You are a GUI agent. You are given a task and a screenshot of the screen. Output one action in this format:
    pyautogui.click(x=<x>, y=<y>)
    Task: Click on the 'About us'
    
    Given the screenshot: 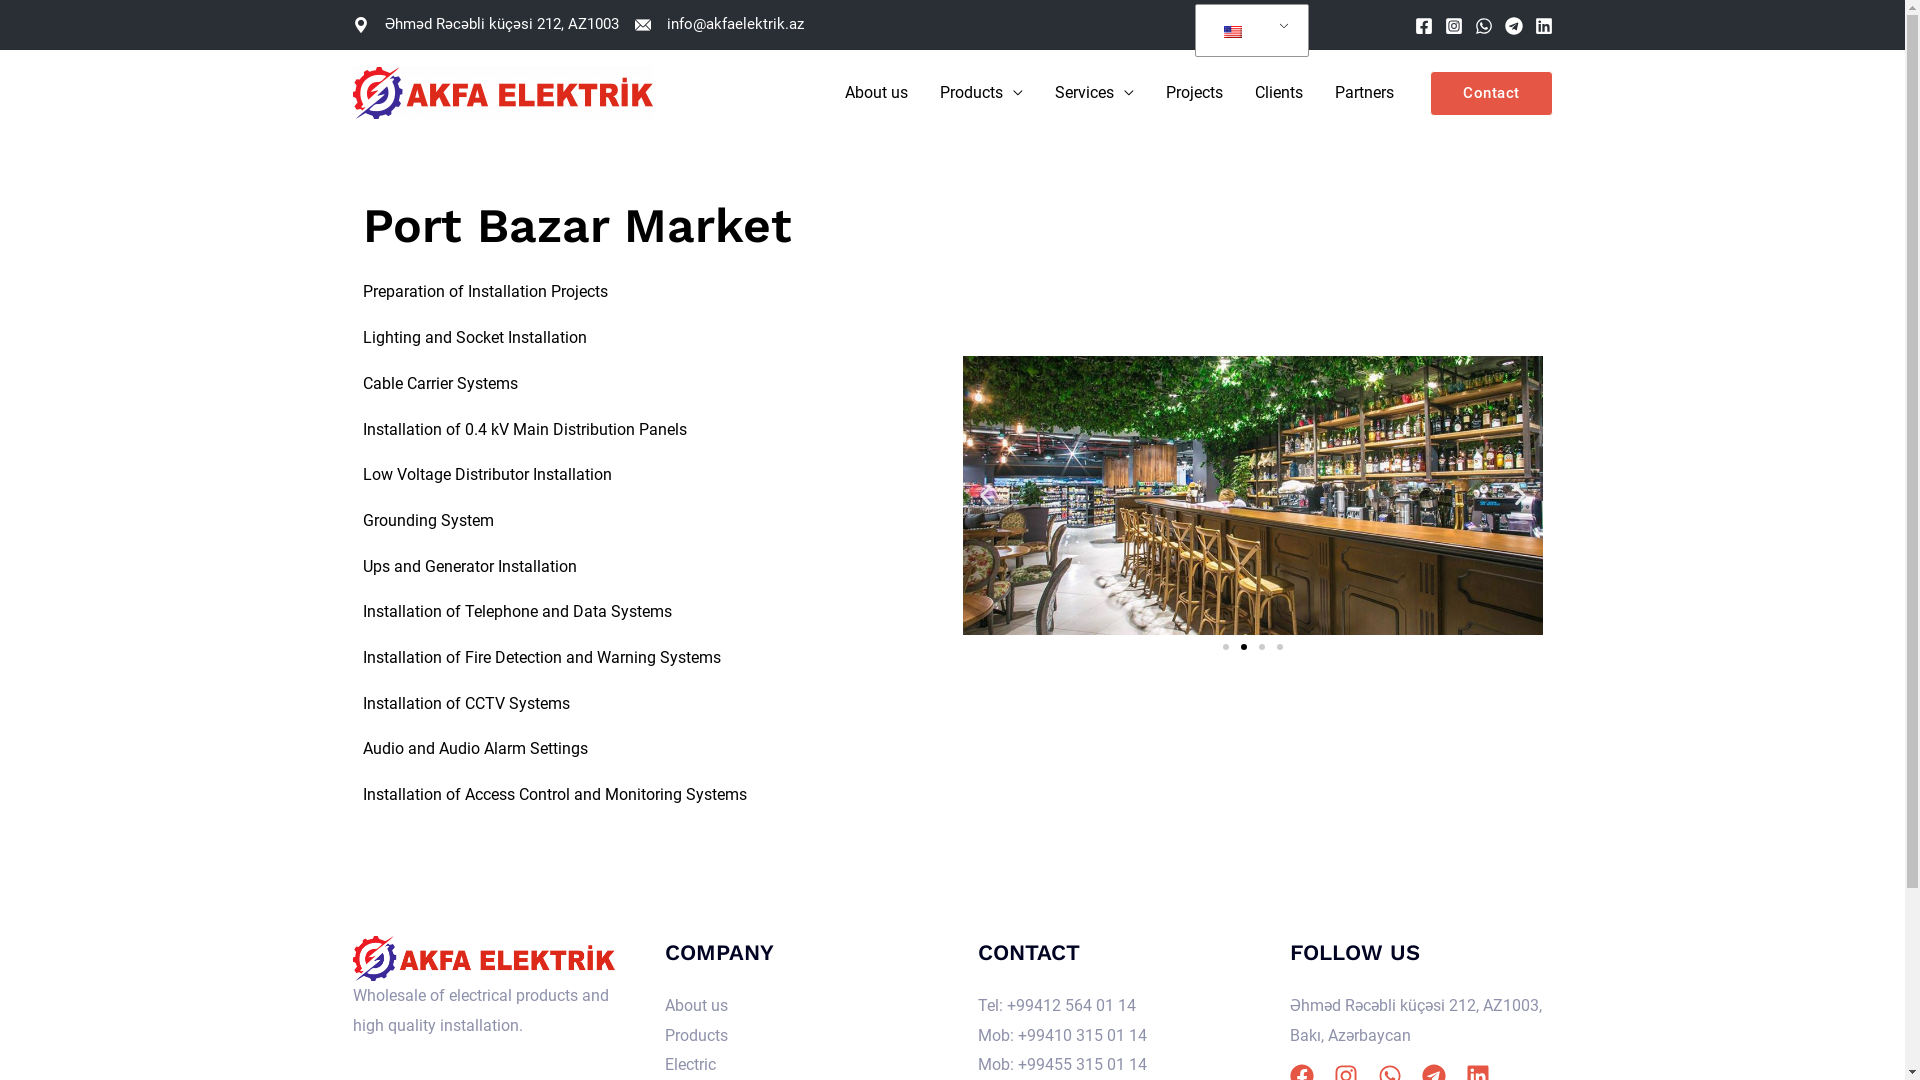 What is the action you would take?
    pyautogui.click(x=876, y=92)
    